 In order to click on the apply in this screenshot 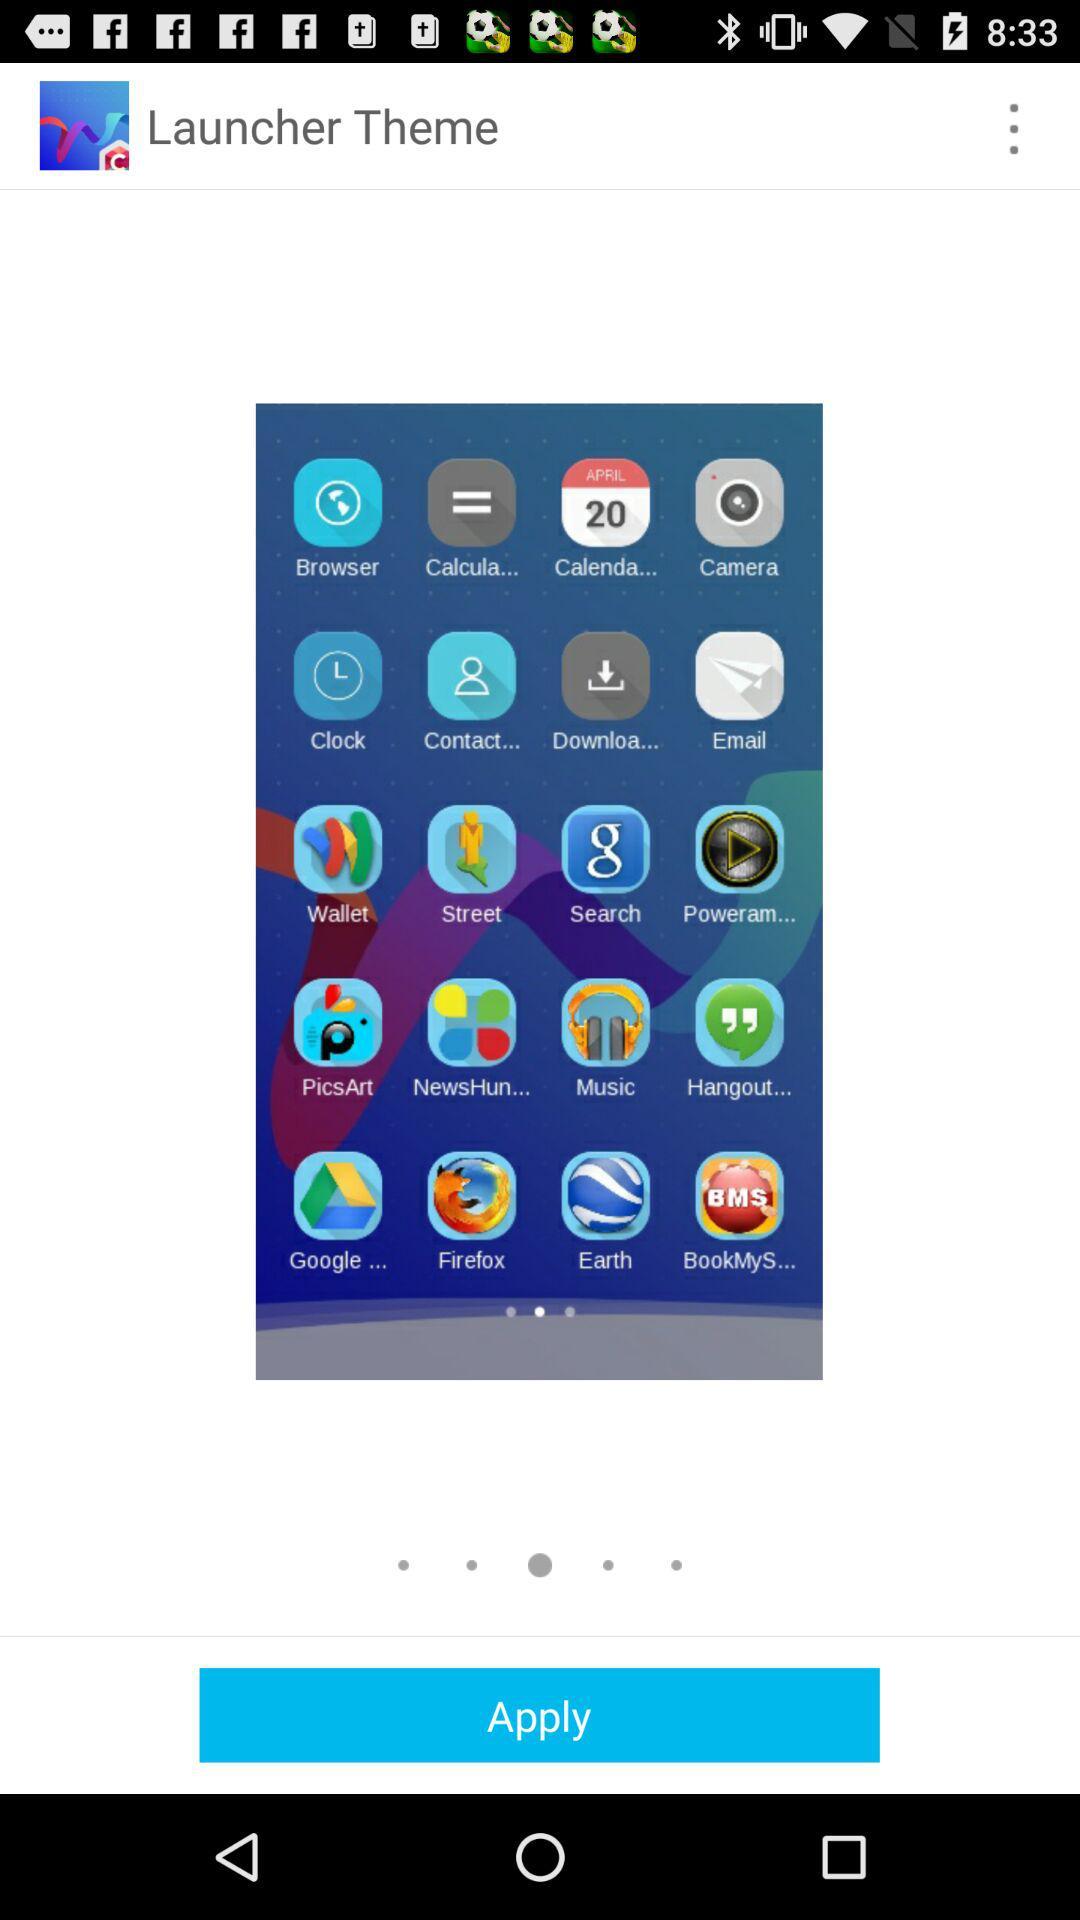, I will do `click(538, 1714)`.